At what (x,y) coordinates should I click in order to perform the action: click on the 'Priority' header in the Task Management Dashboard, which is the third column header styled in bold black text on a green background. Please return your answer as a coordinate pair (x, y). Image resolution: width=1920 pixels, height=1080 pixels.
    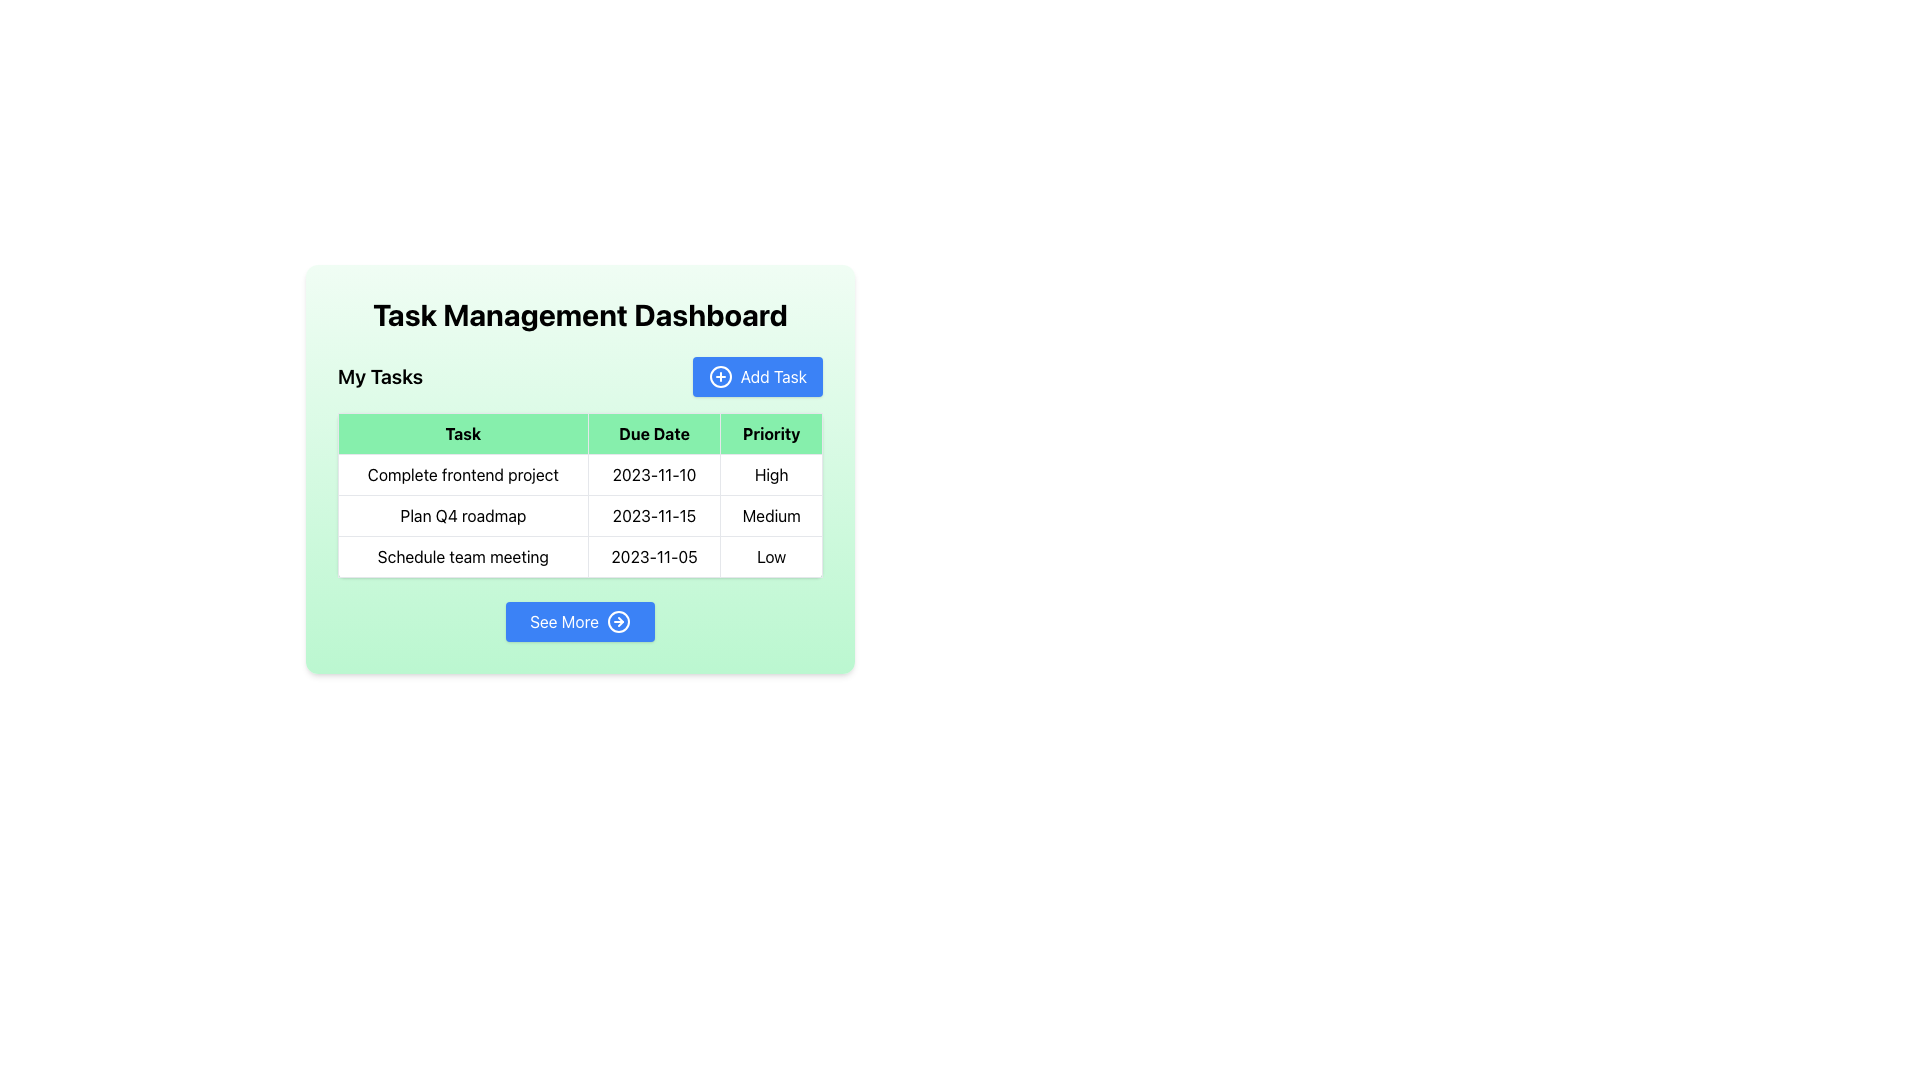
    Looking at the image, I should click on (770, 433).